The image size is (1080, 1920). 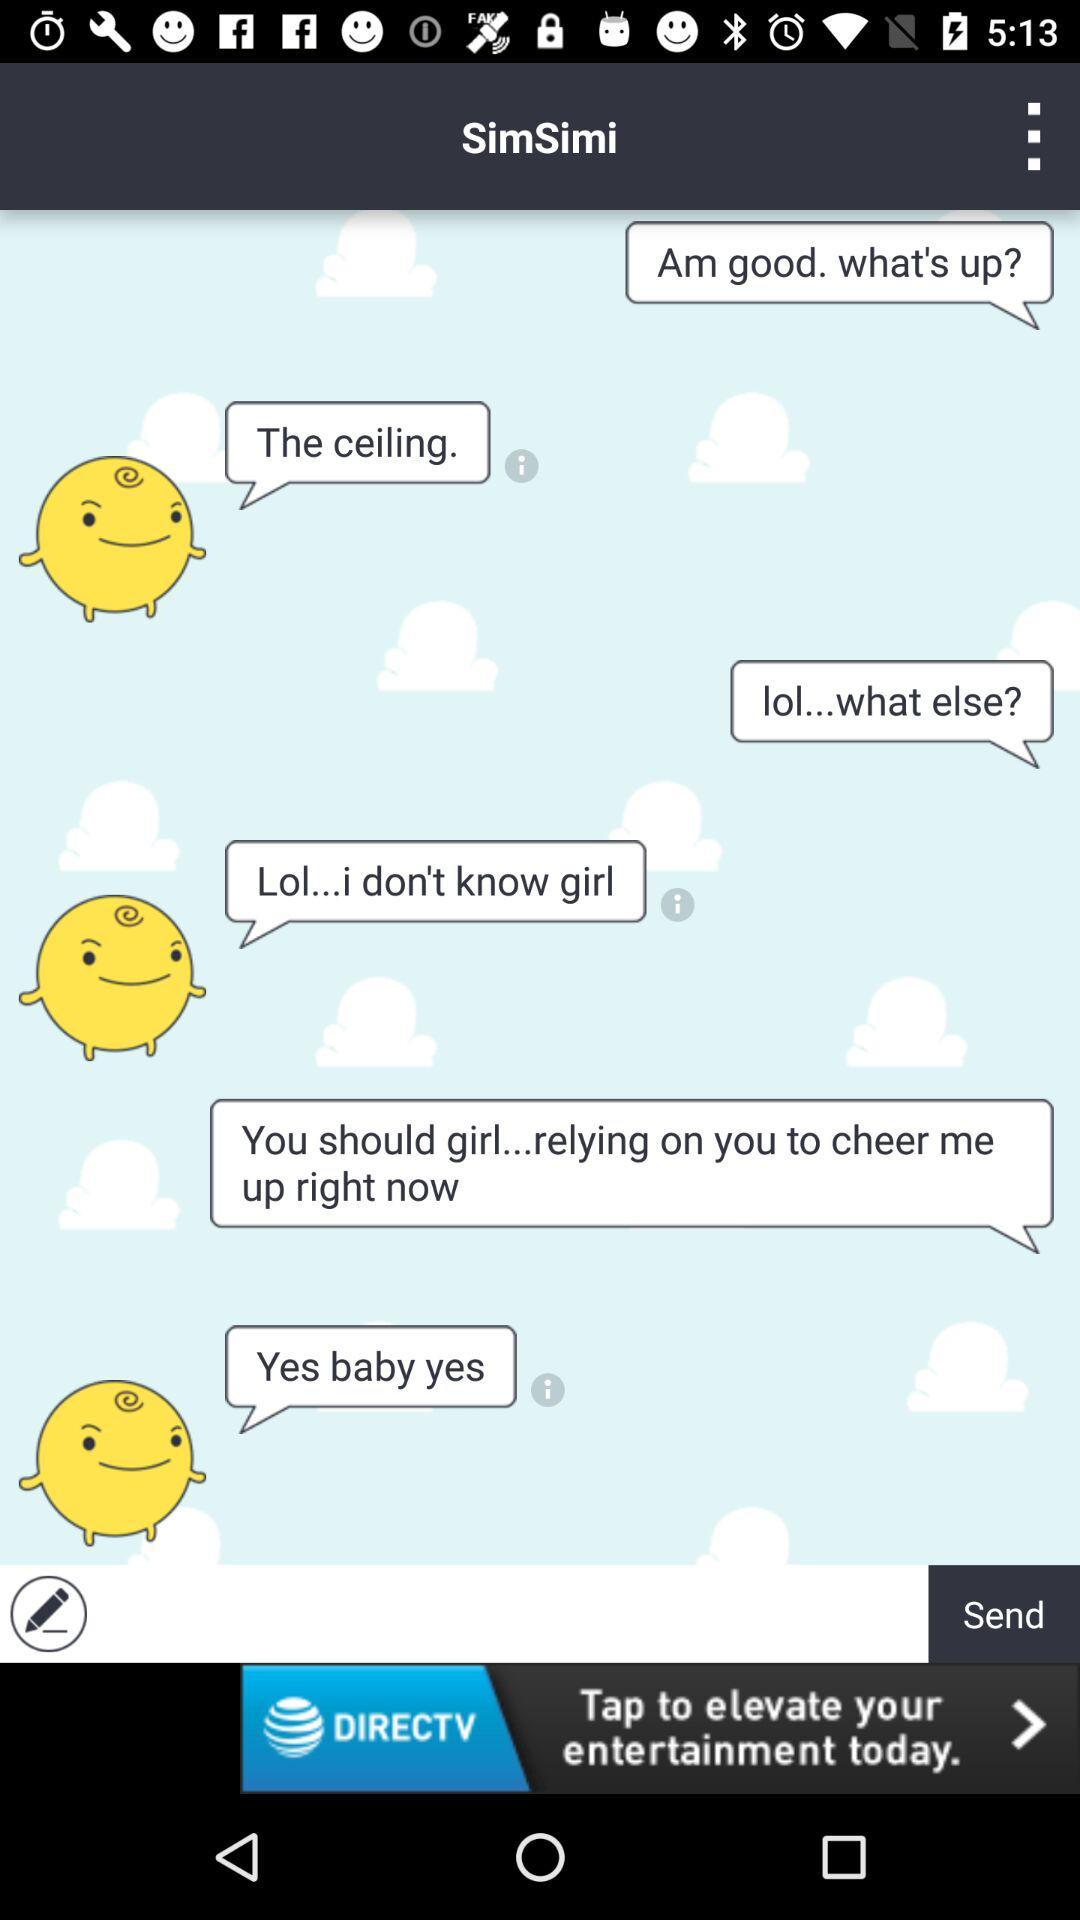 I want to click on menu, so click(x=1034, y=135).